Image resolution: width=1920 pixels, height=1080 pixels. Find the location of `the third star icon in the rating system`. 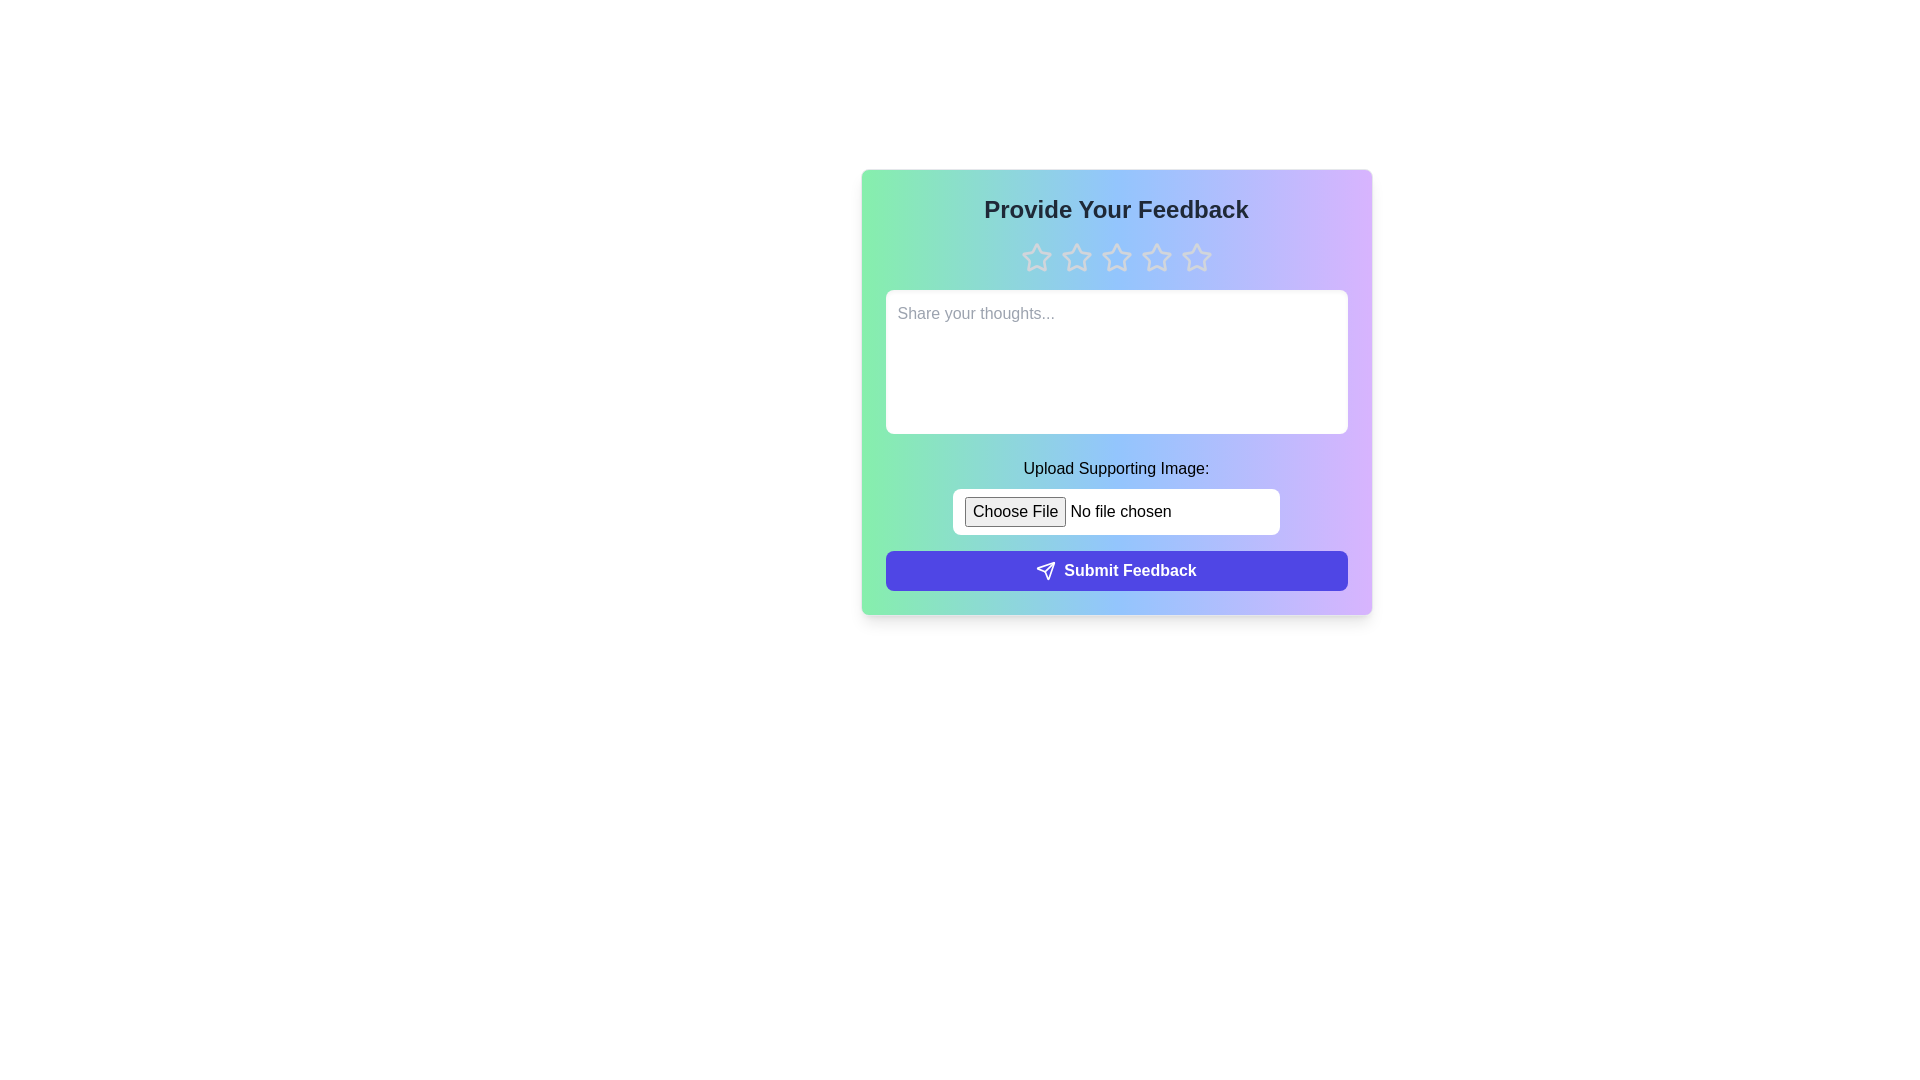

the third star icon in the rating system is located at coordinates (1115, 257).